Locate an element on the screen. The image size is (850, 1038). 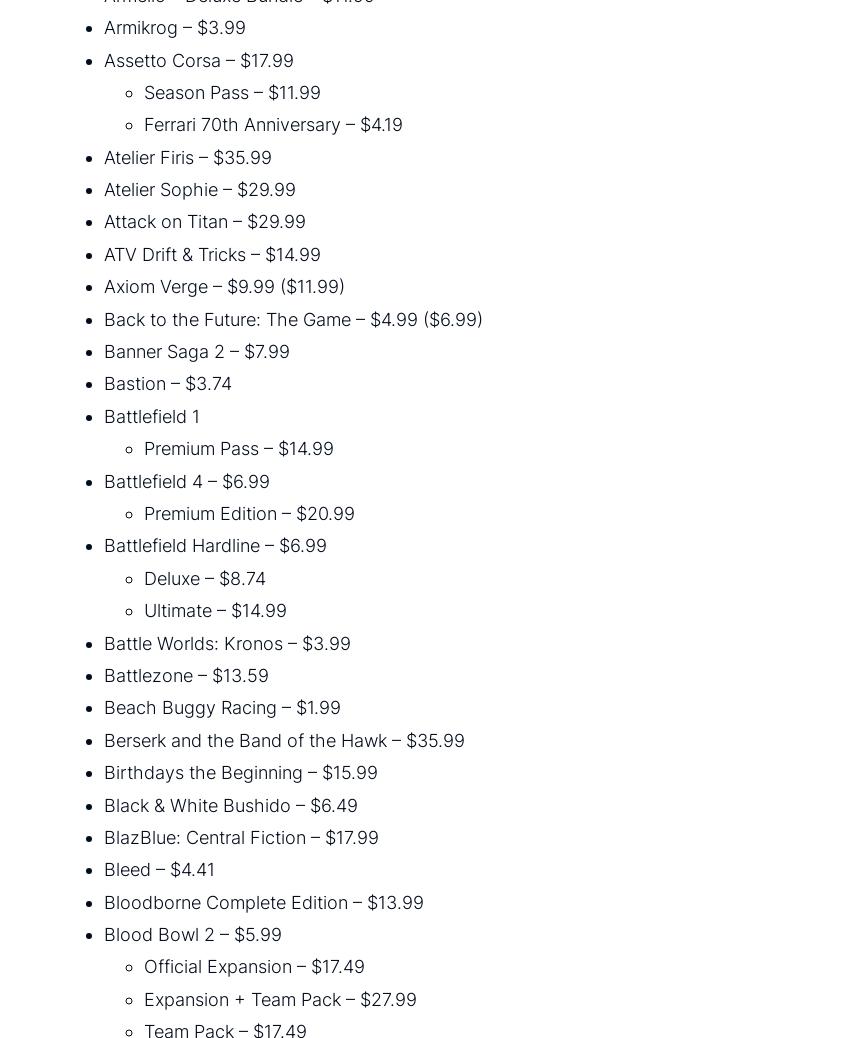
'PlayStation Store' is located at coordinates (39, 275).